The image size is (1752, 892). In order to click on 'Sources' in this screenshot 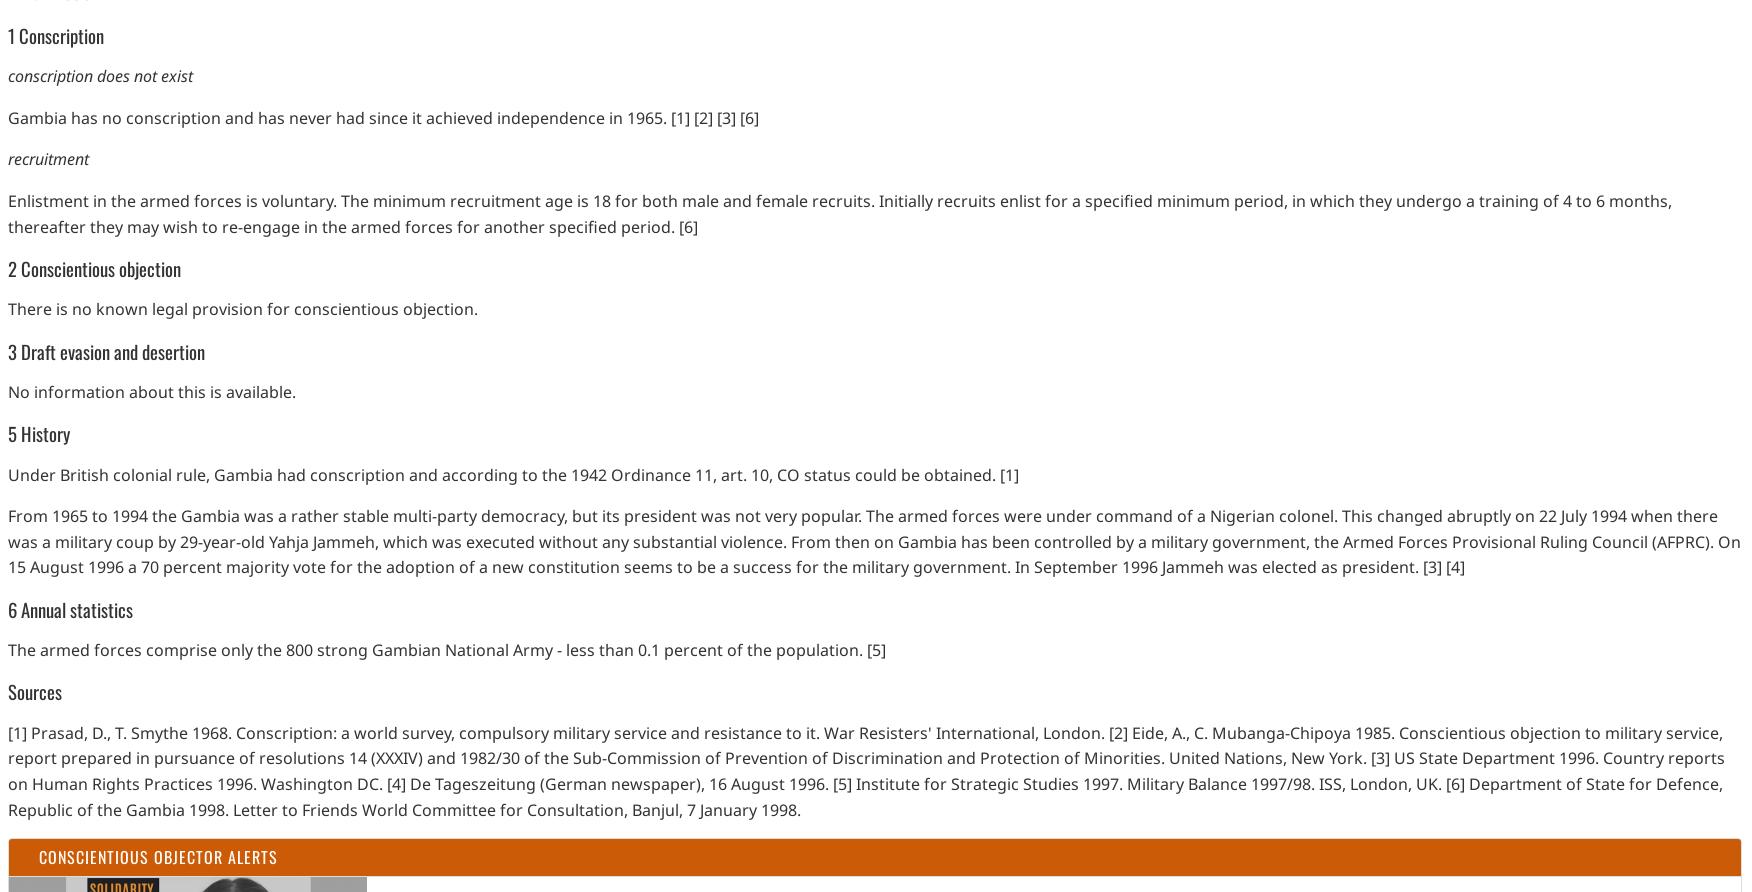, I will do `click(35, 691)`.